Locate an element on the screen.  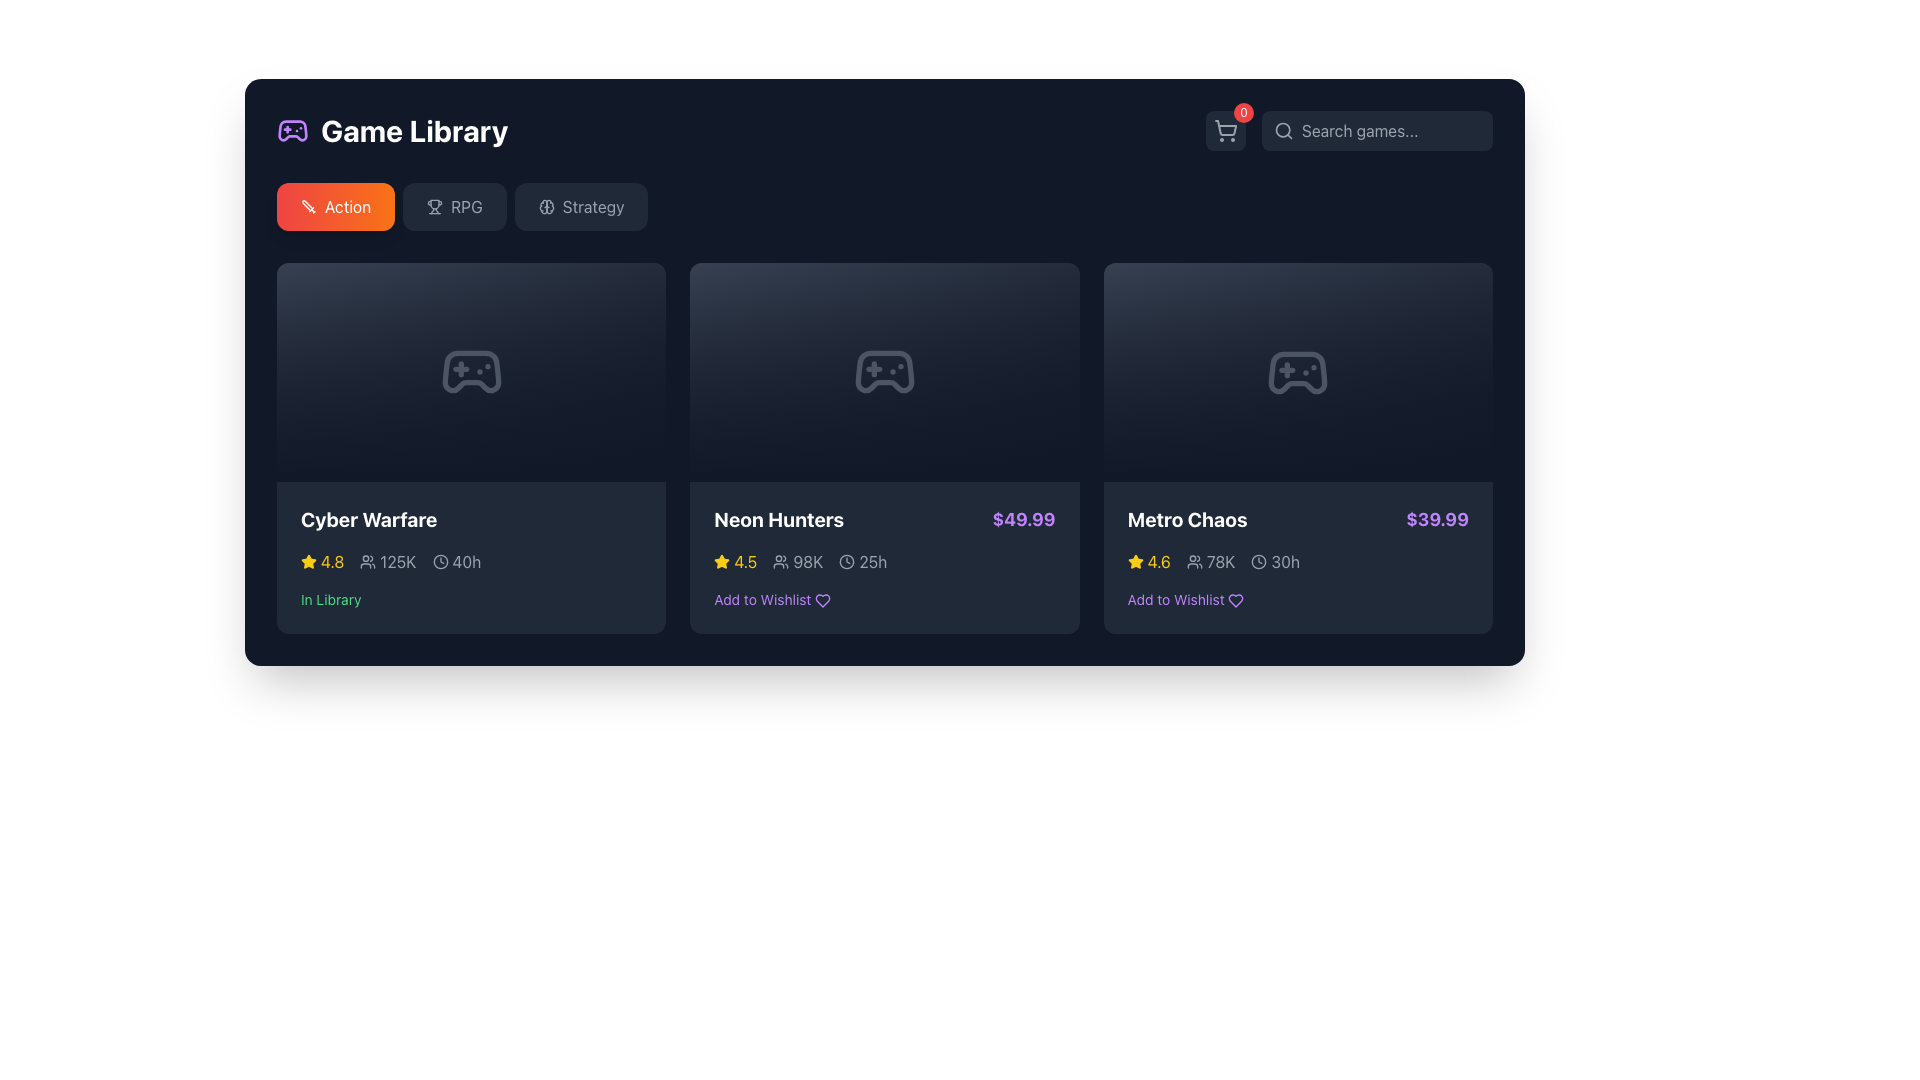
the rectangular button with rounded corners labeled 'Action' that is located beneath the title 'Game Library' is located at coordinates (336, 207).